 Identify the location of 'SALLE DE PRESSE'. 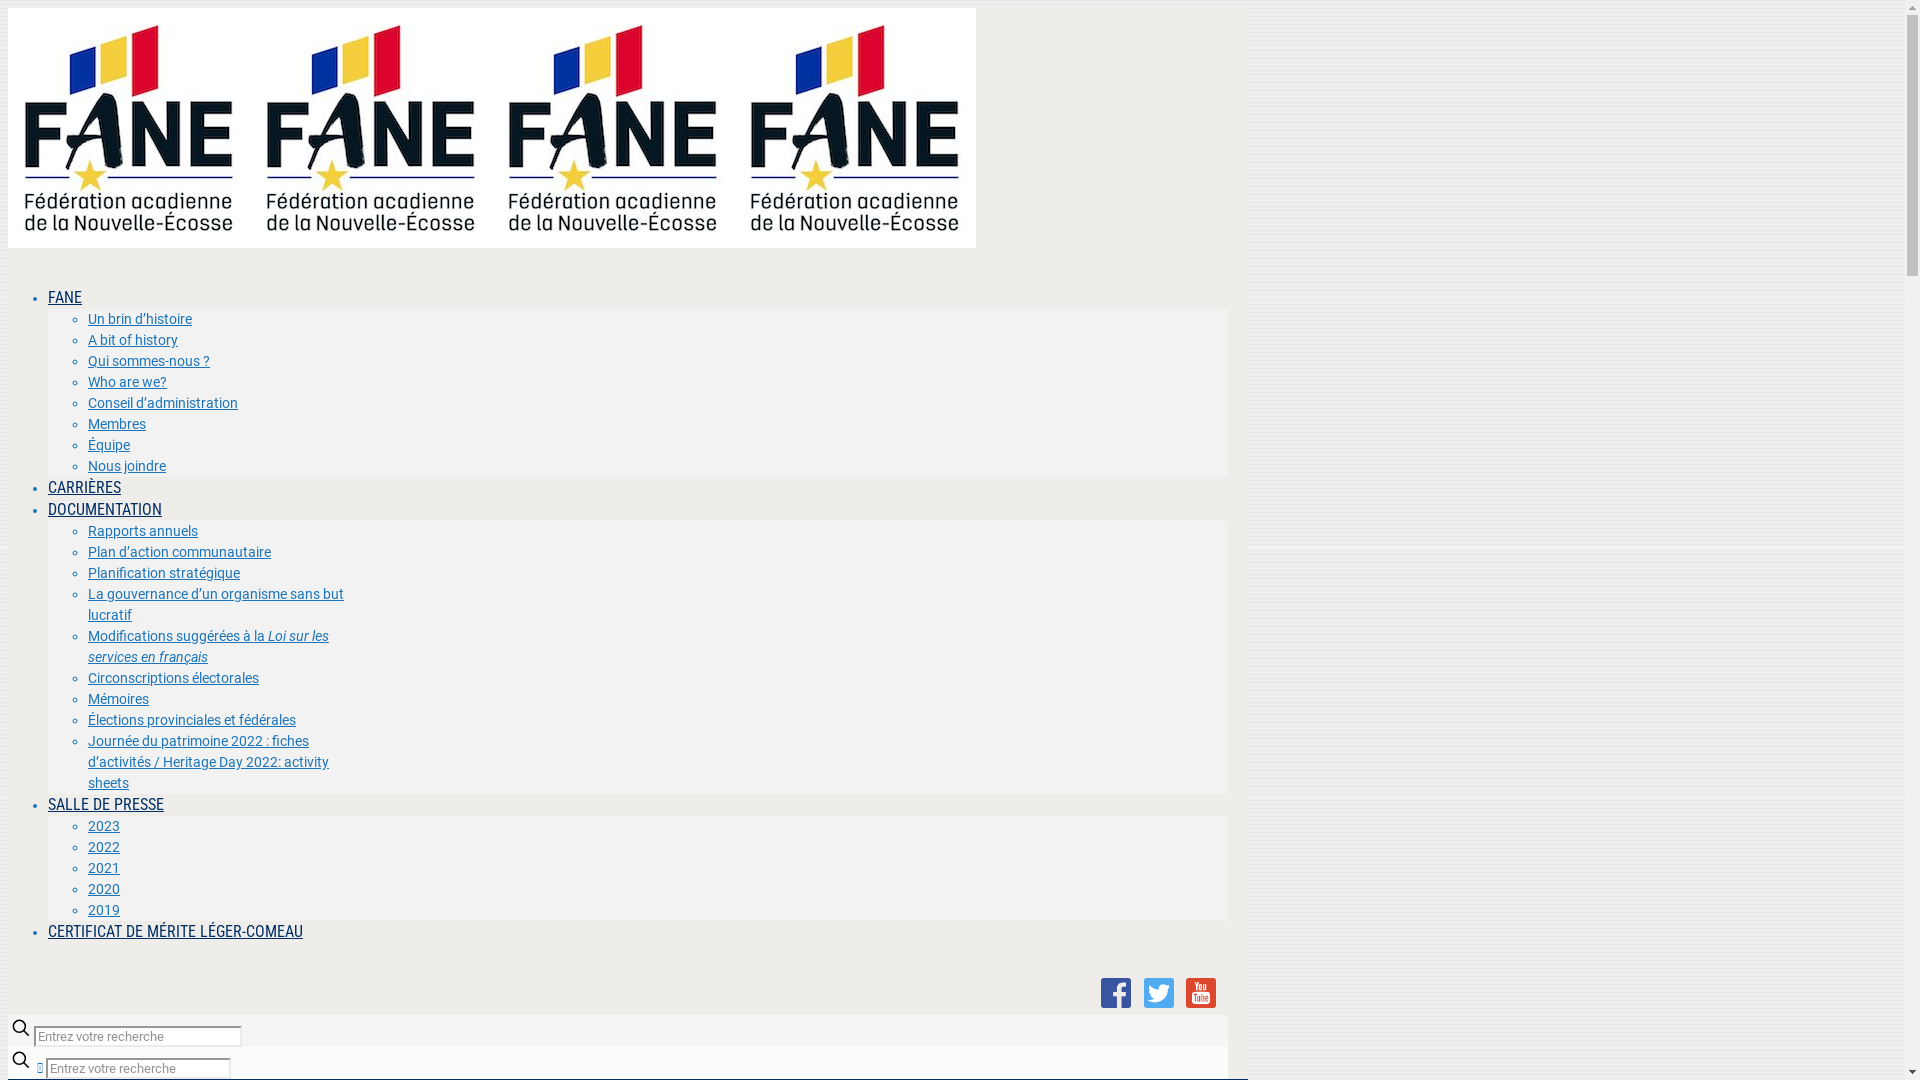
(104, 803).